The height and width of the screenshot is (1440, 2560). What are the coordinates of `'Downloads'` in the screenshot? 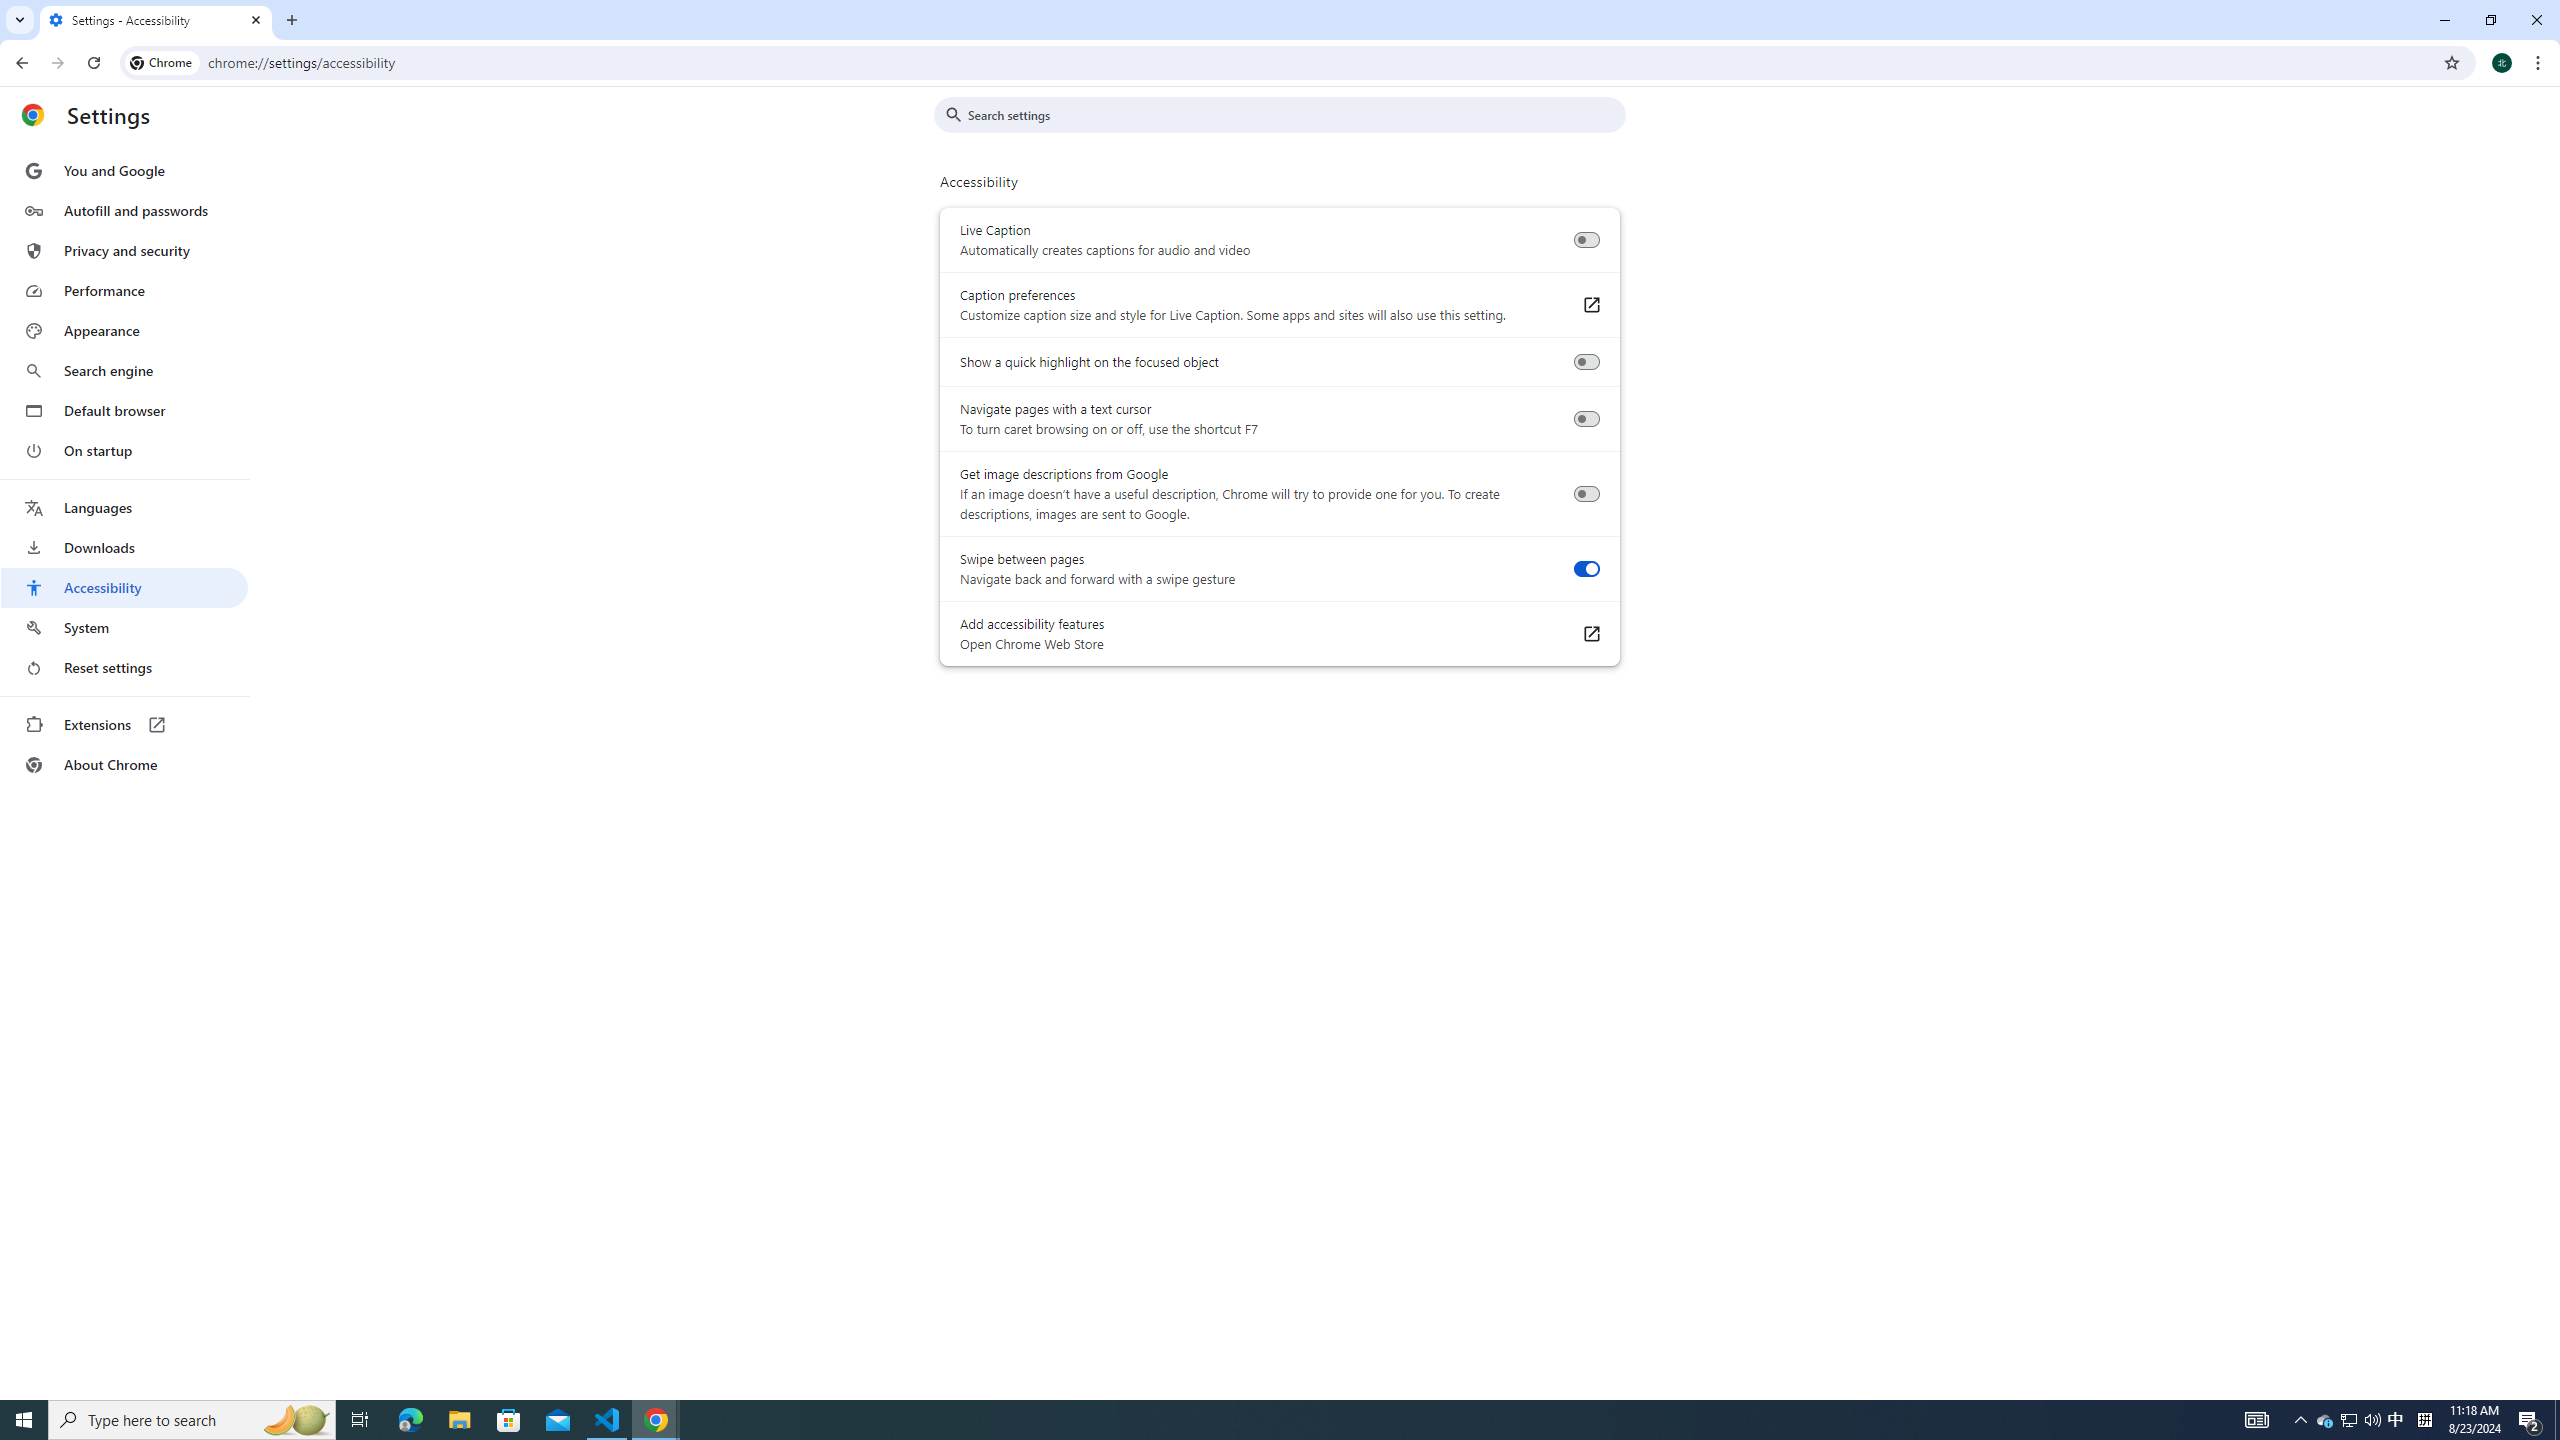 It's located at (123, 547).